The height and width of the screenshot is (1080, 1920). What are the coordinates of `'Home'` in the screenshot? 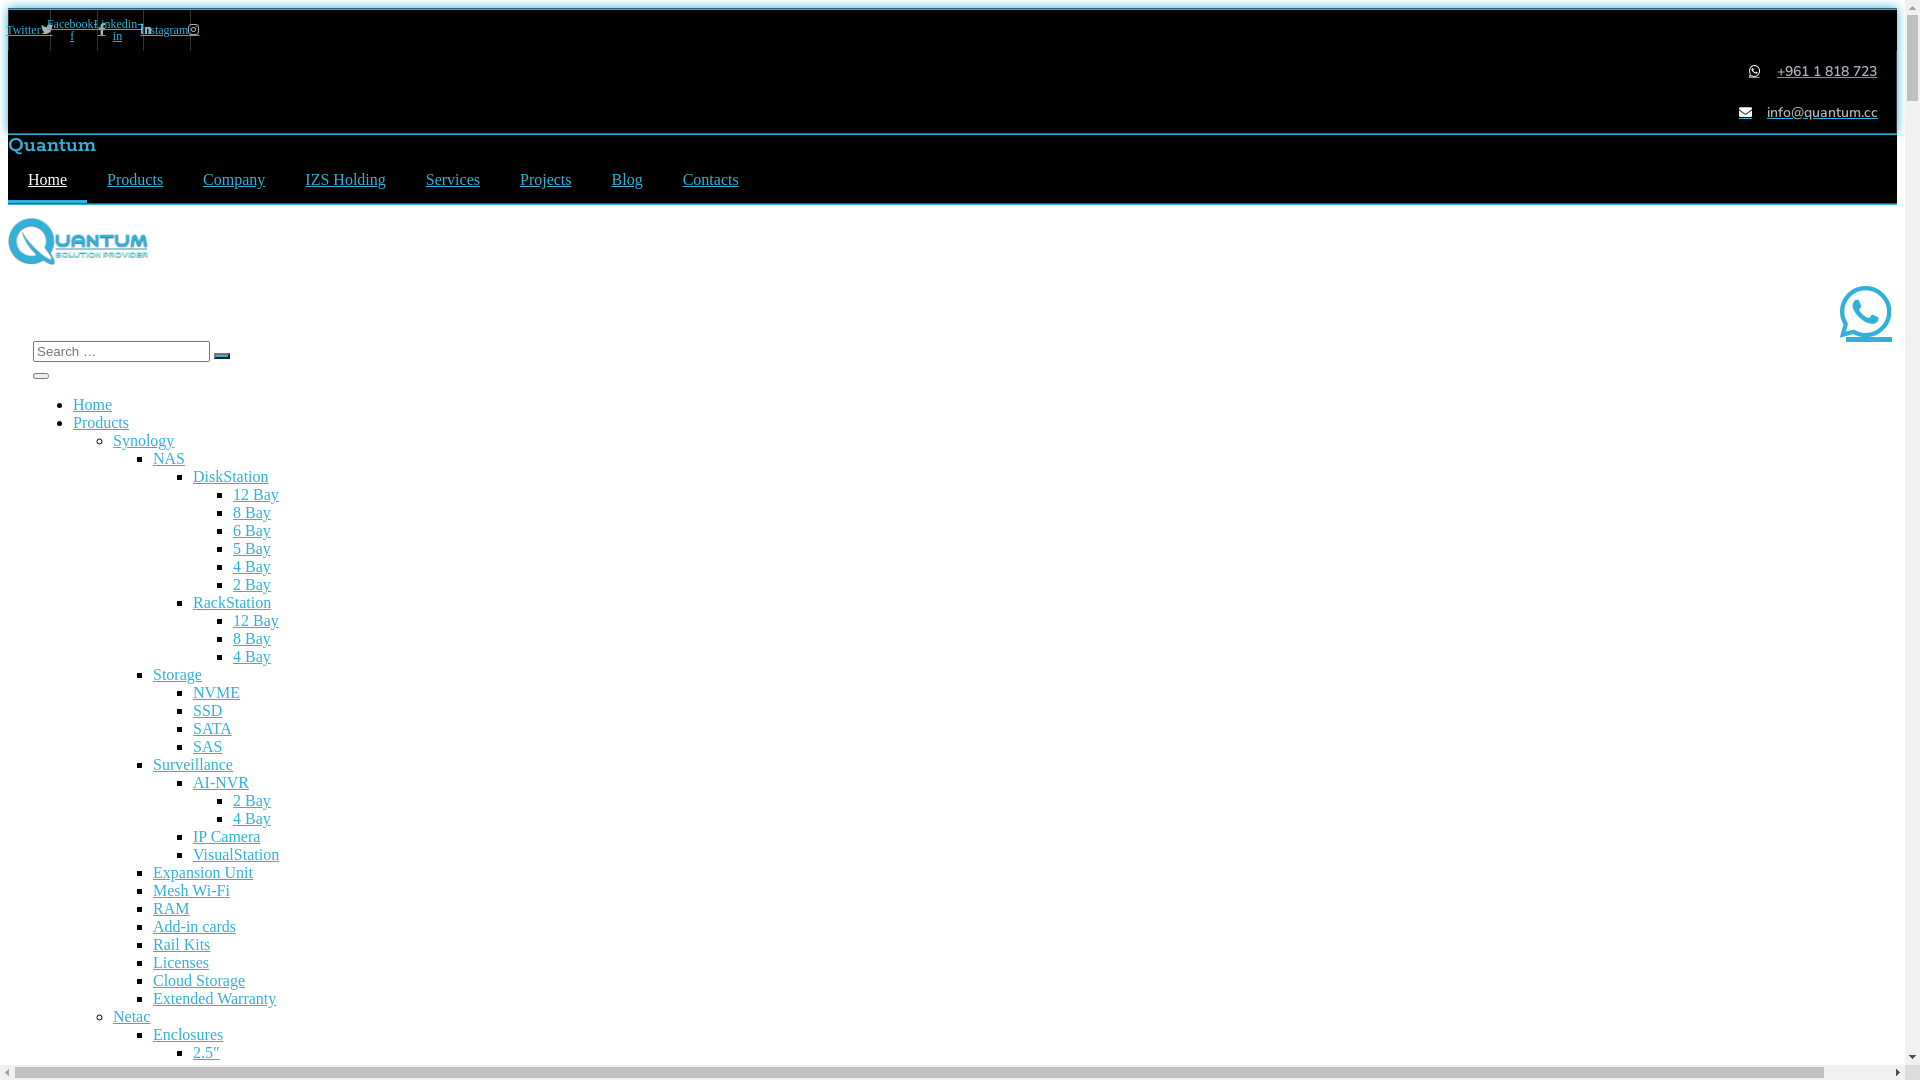 It's located at (91, 404).